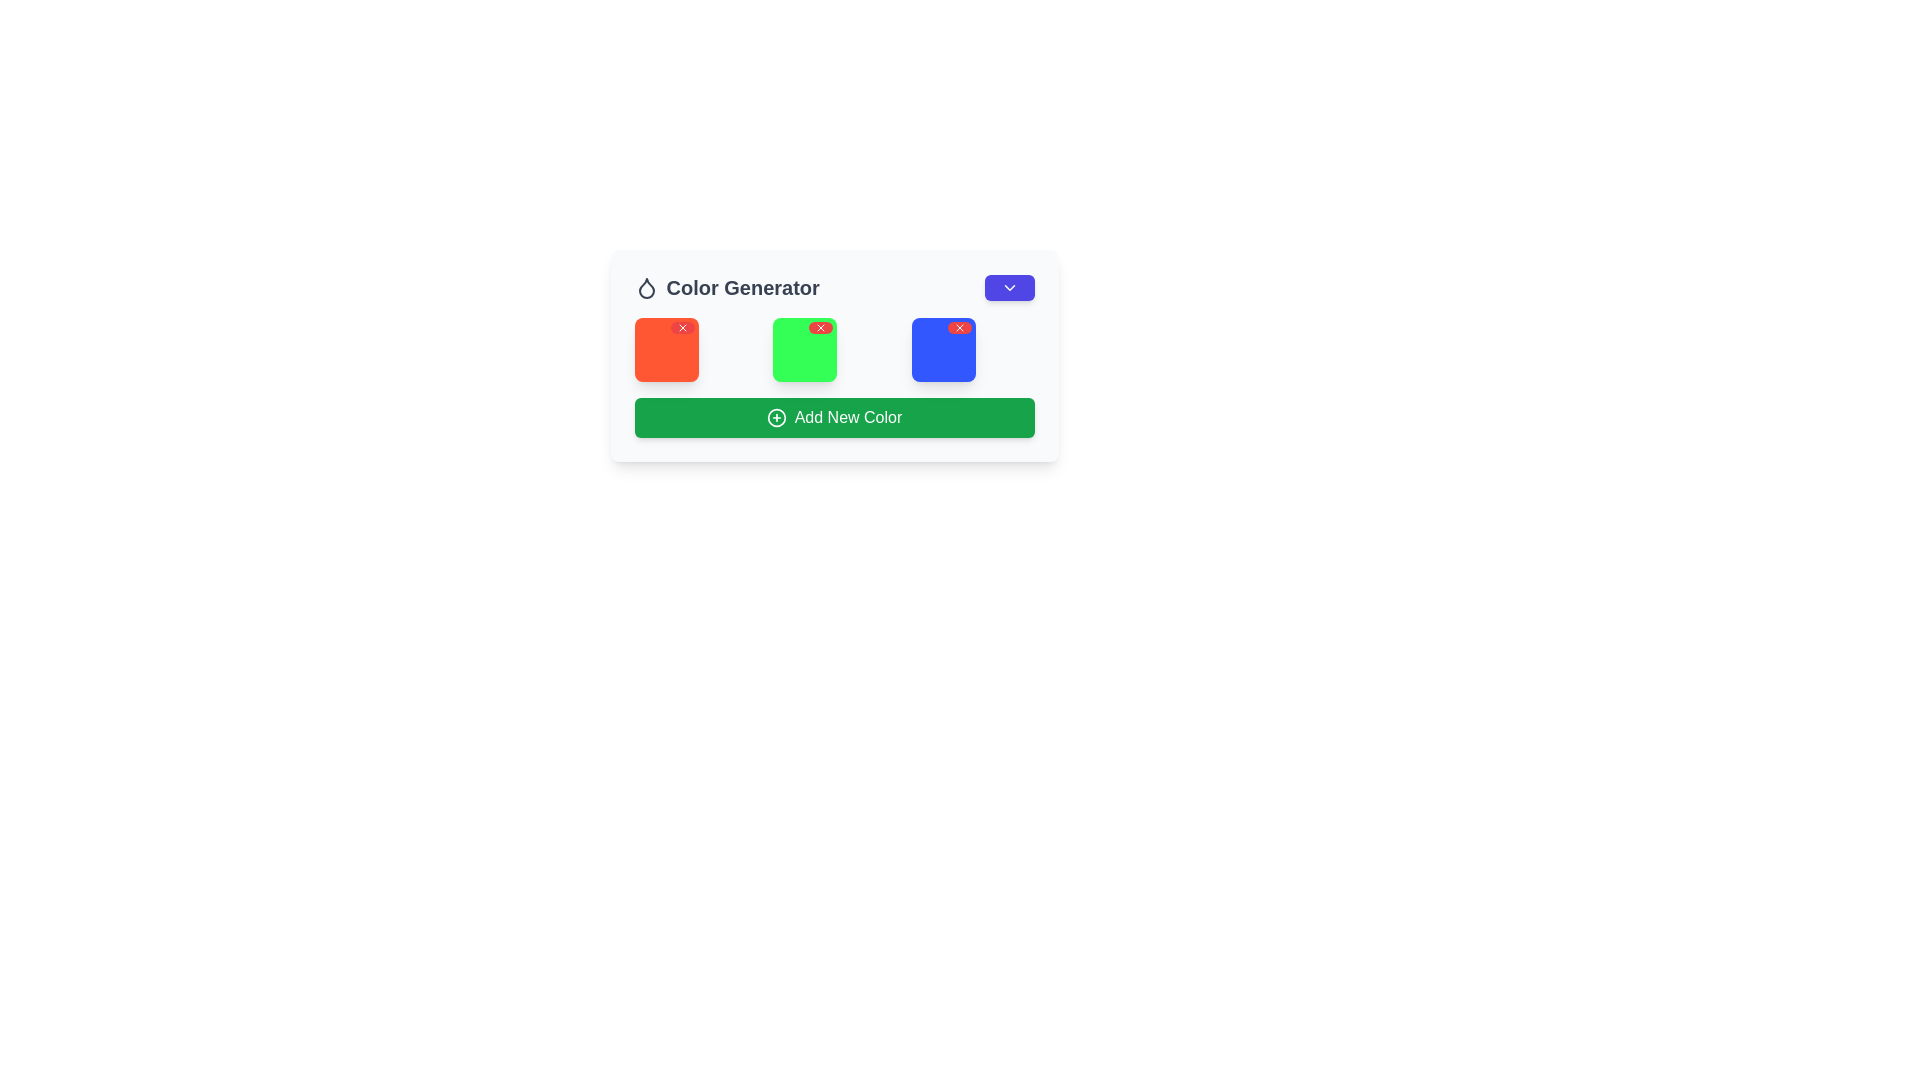  What do you see at coordinates (848, 416) in the screenshot?
I see `the green rectangular button that triggers the action for adding a new color, located beneath a row of three colored squares` at bounding box center [848, 416].